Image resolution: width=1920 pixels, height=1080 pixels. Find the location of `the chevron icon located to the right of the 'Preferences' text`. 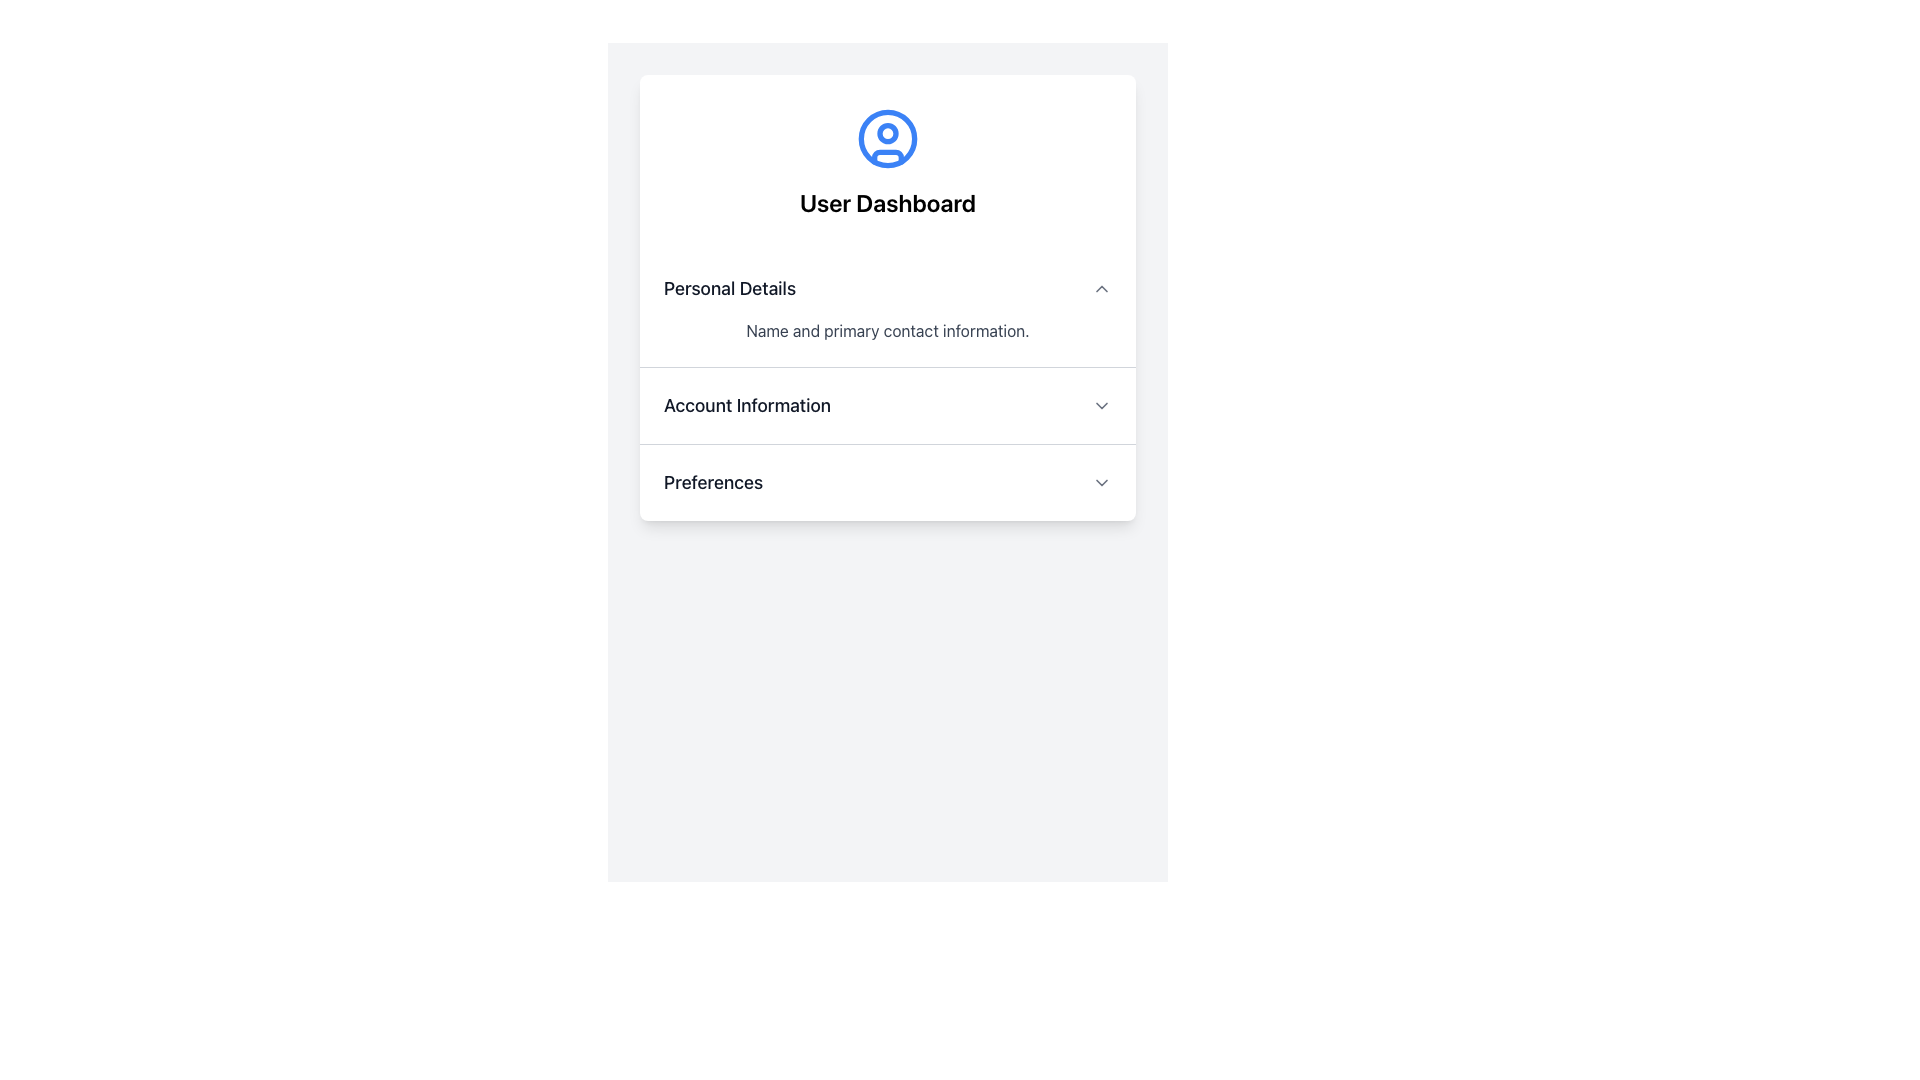

the chevron icon located to the right of the 'Preferences' text is located at coordinates (1101, 482).